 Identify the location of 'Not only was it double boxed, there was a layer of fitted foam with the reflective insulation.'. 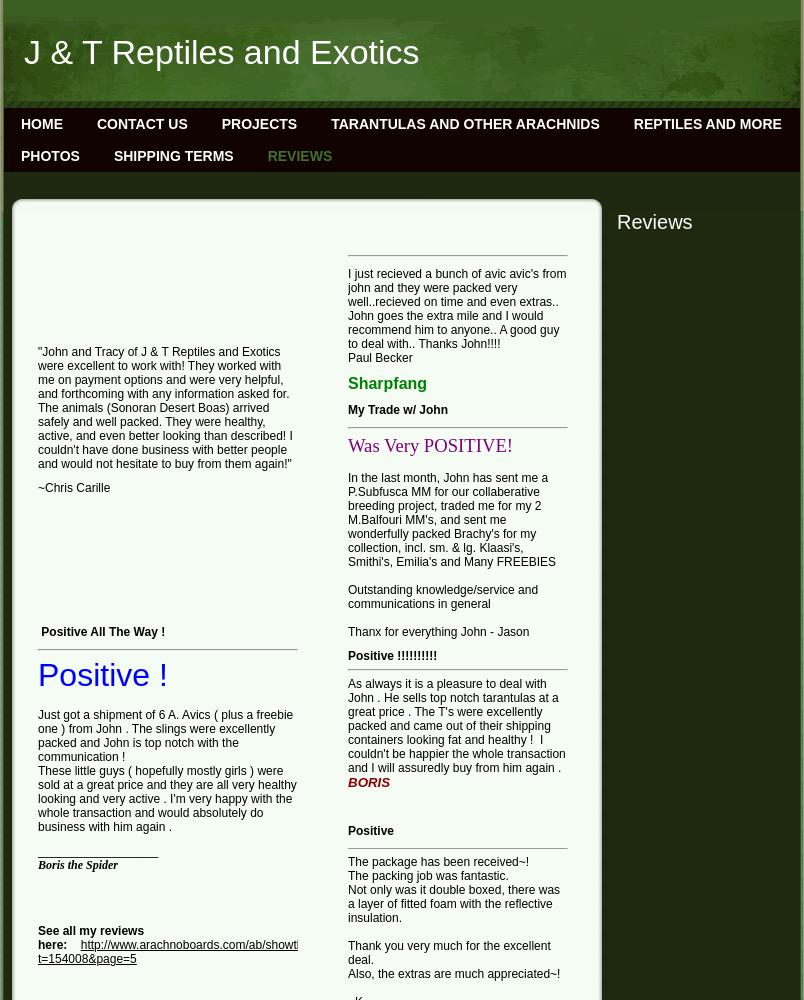
(453, 904).